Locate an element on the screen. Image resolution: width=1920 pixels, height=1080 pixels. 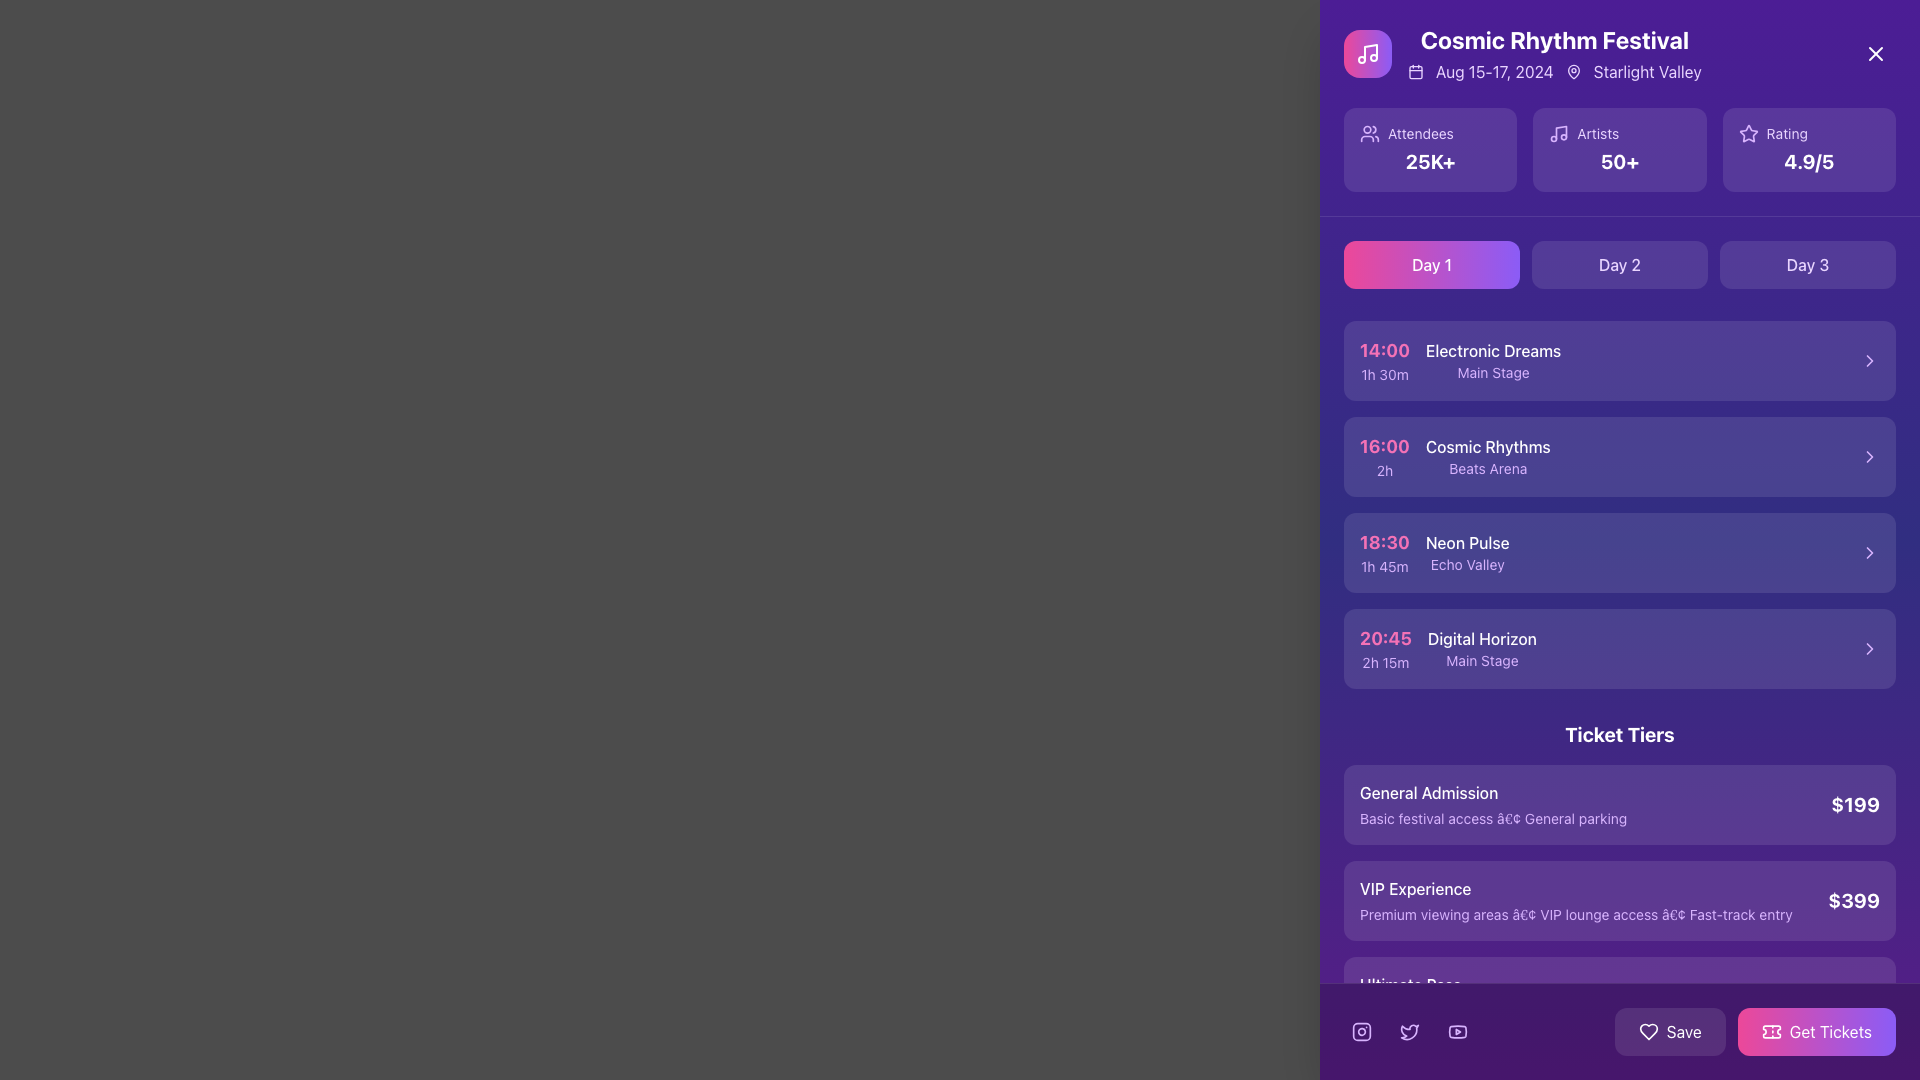
the text block displaying 'Cosmic Rhythms' and 'Beats Arena' is located at coordinates (1488, 456).